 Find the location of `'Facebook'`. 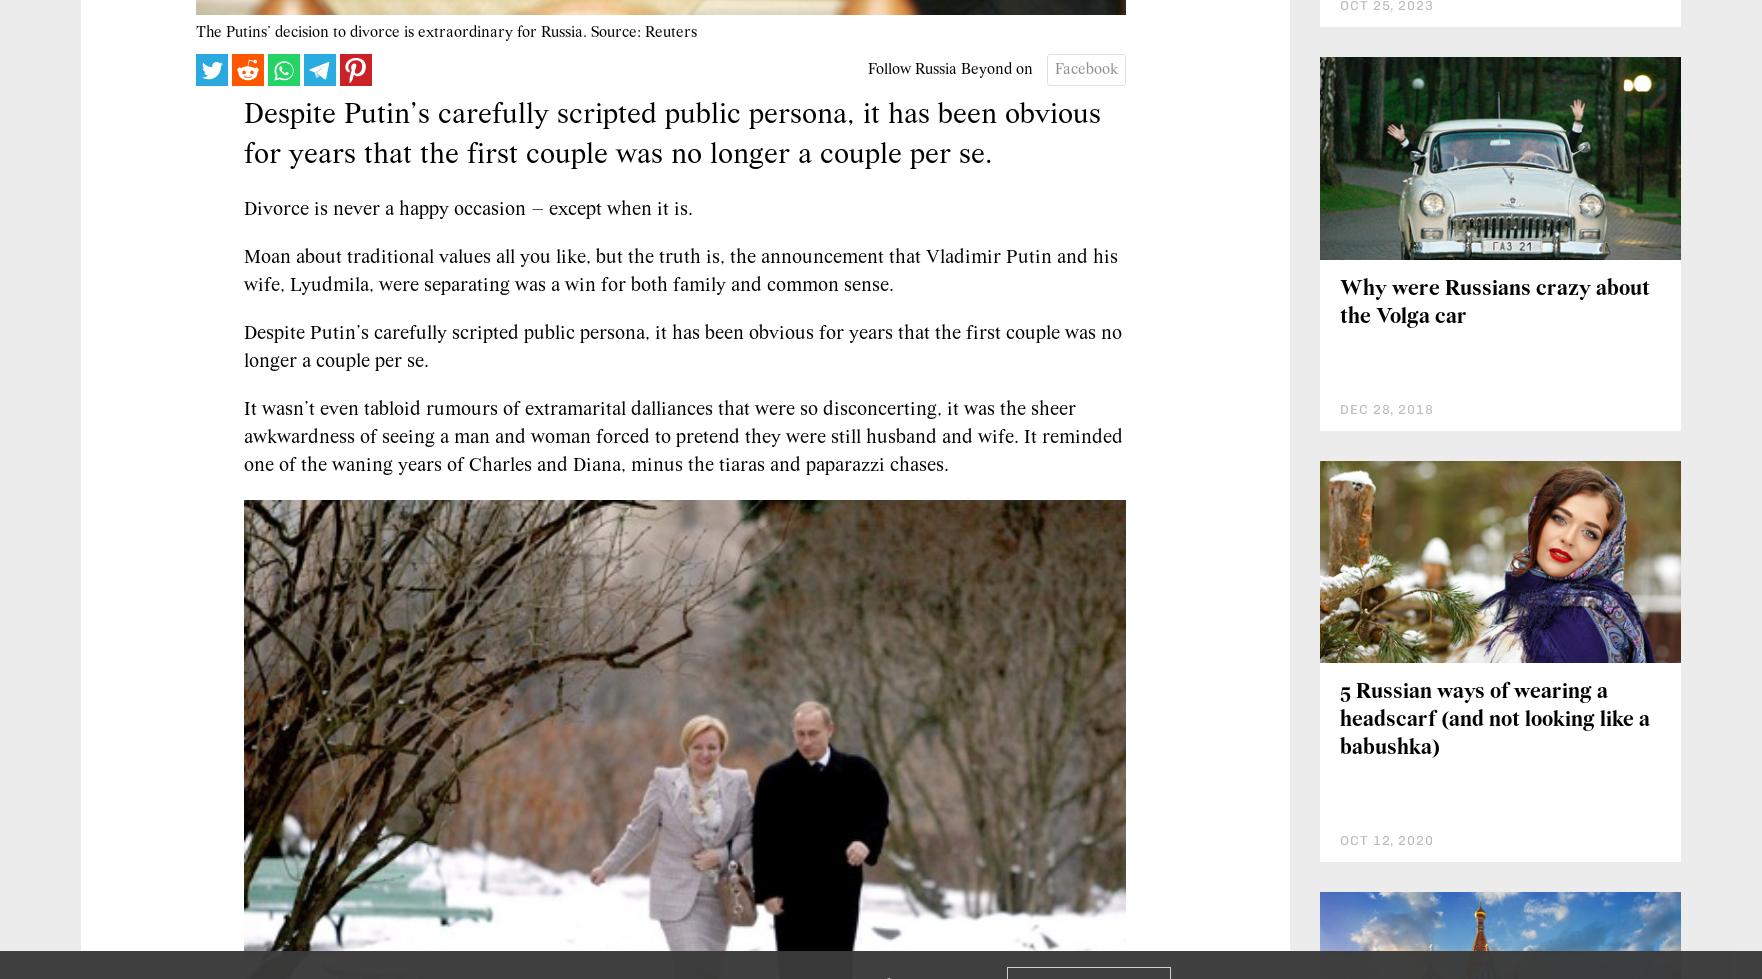

'Facebook' is located at coordinates (1086, 69).